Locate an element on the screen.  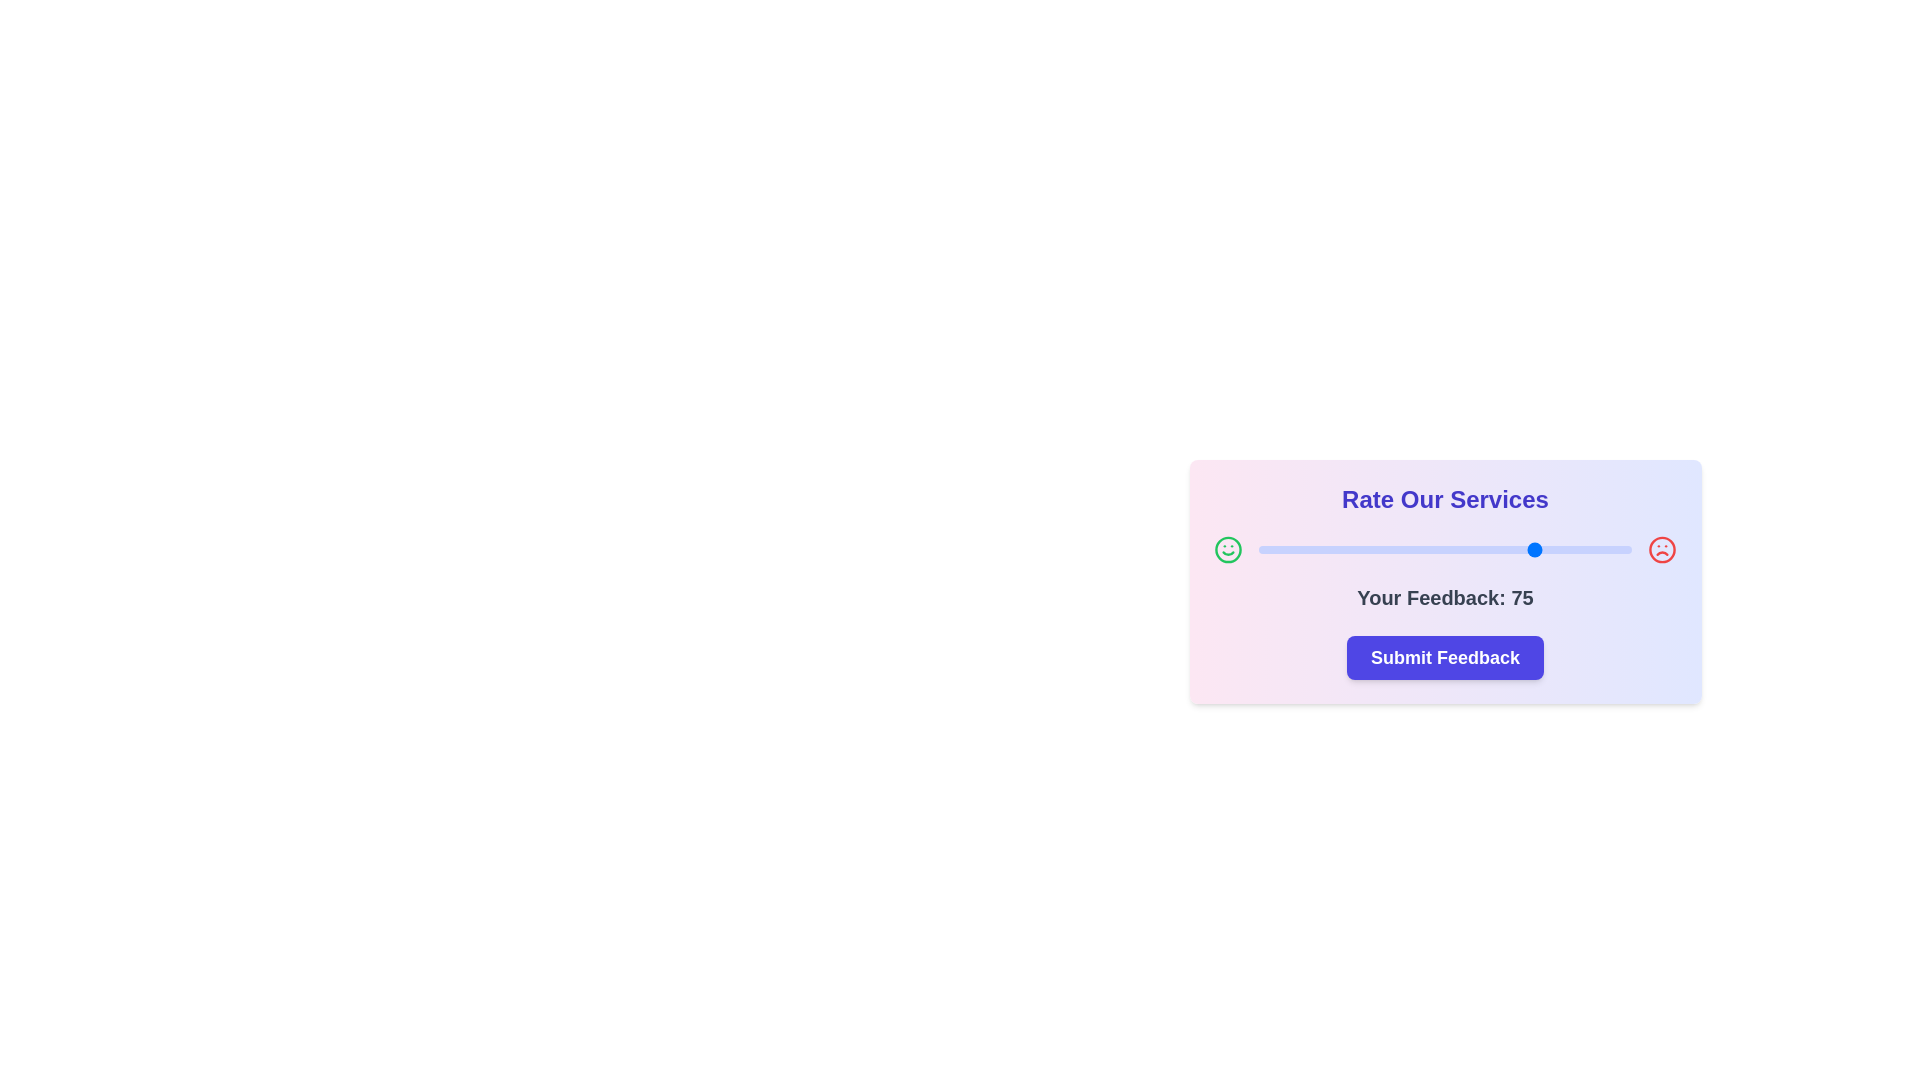
the smiley icon to adjust the feedback slider is located at coordinates (1227, 550).